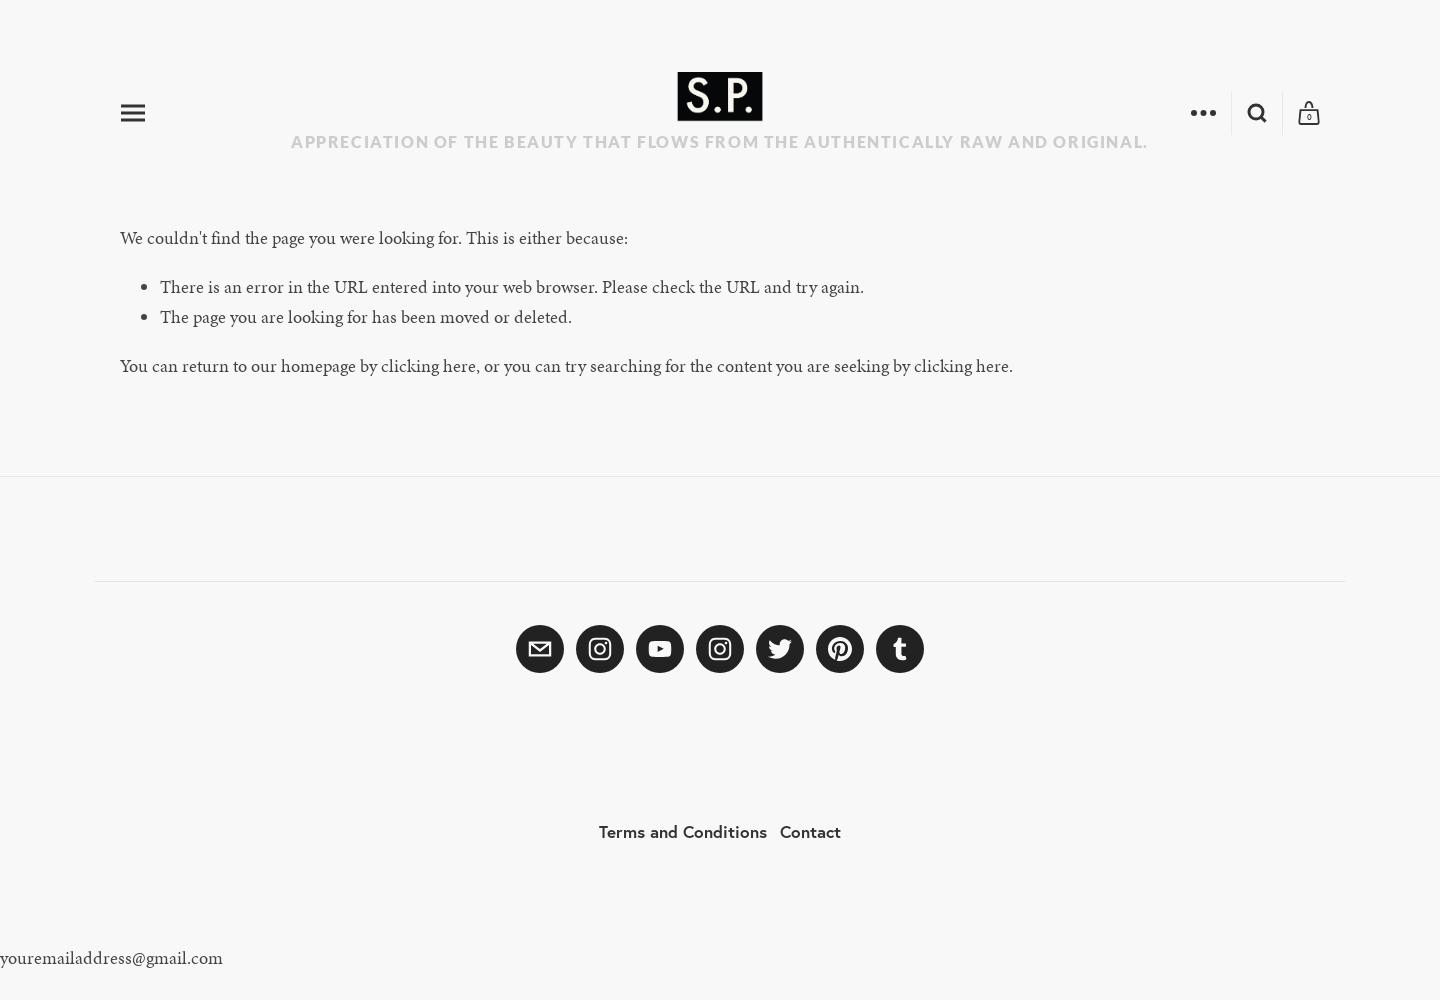  What do you see at coordinates (719, 141) in the screenshot?
I see `'Appreciation of the beauty that flows from the authentically raw and original.'` at bounding box center [719, 141].